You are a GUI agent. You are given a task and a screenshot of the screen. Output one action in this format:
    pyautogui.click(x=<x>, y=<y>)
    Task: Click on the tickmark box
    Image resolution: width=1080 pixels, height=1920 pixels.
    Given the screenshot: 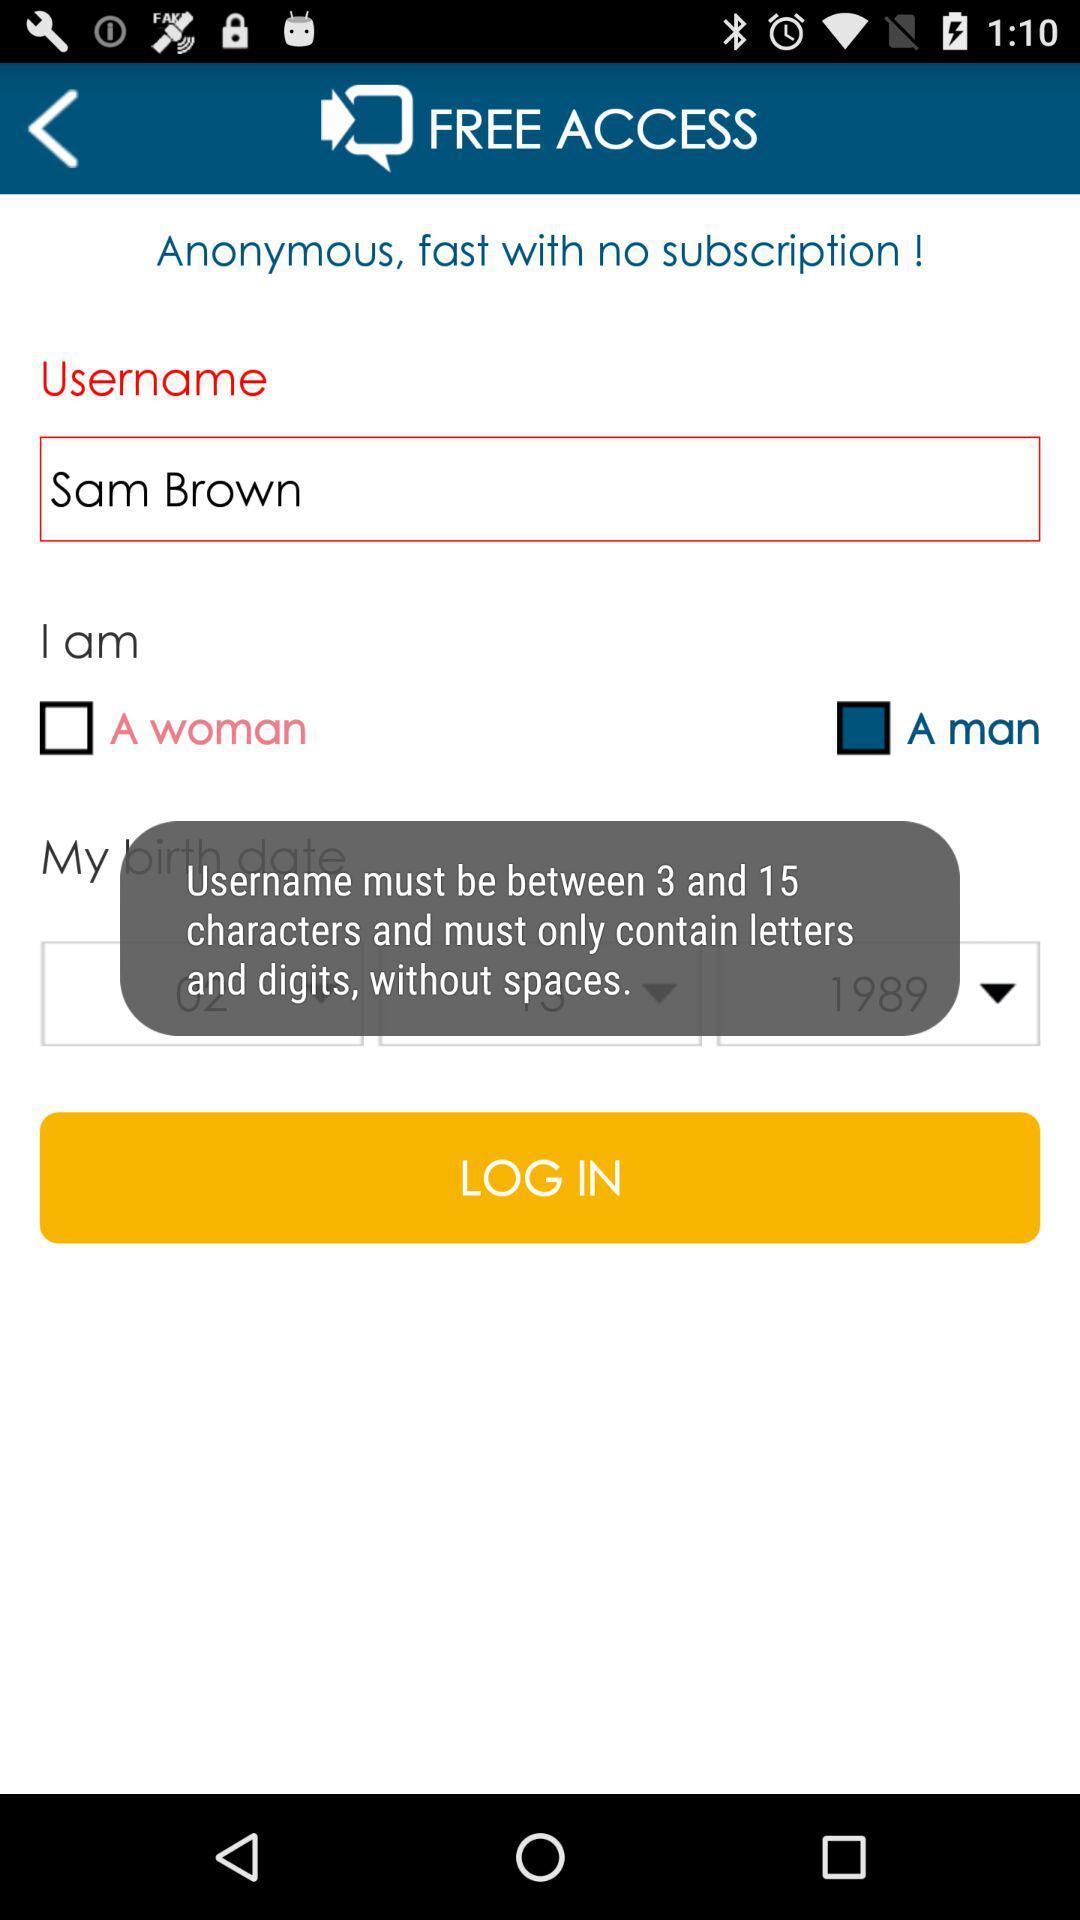 What is the action you would take?
    pyautogui.click(x=863, y=727)
    